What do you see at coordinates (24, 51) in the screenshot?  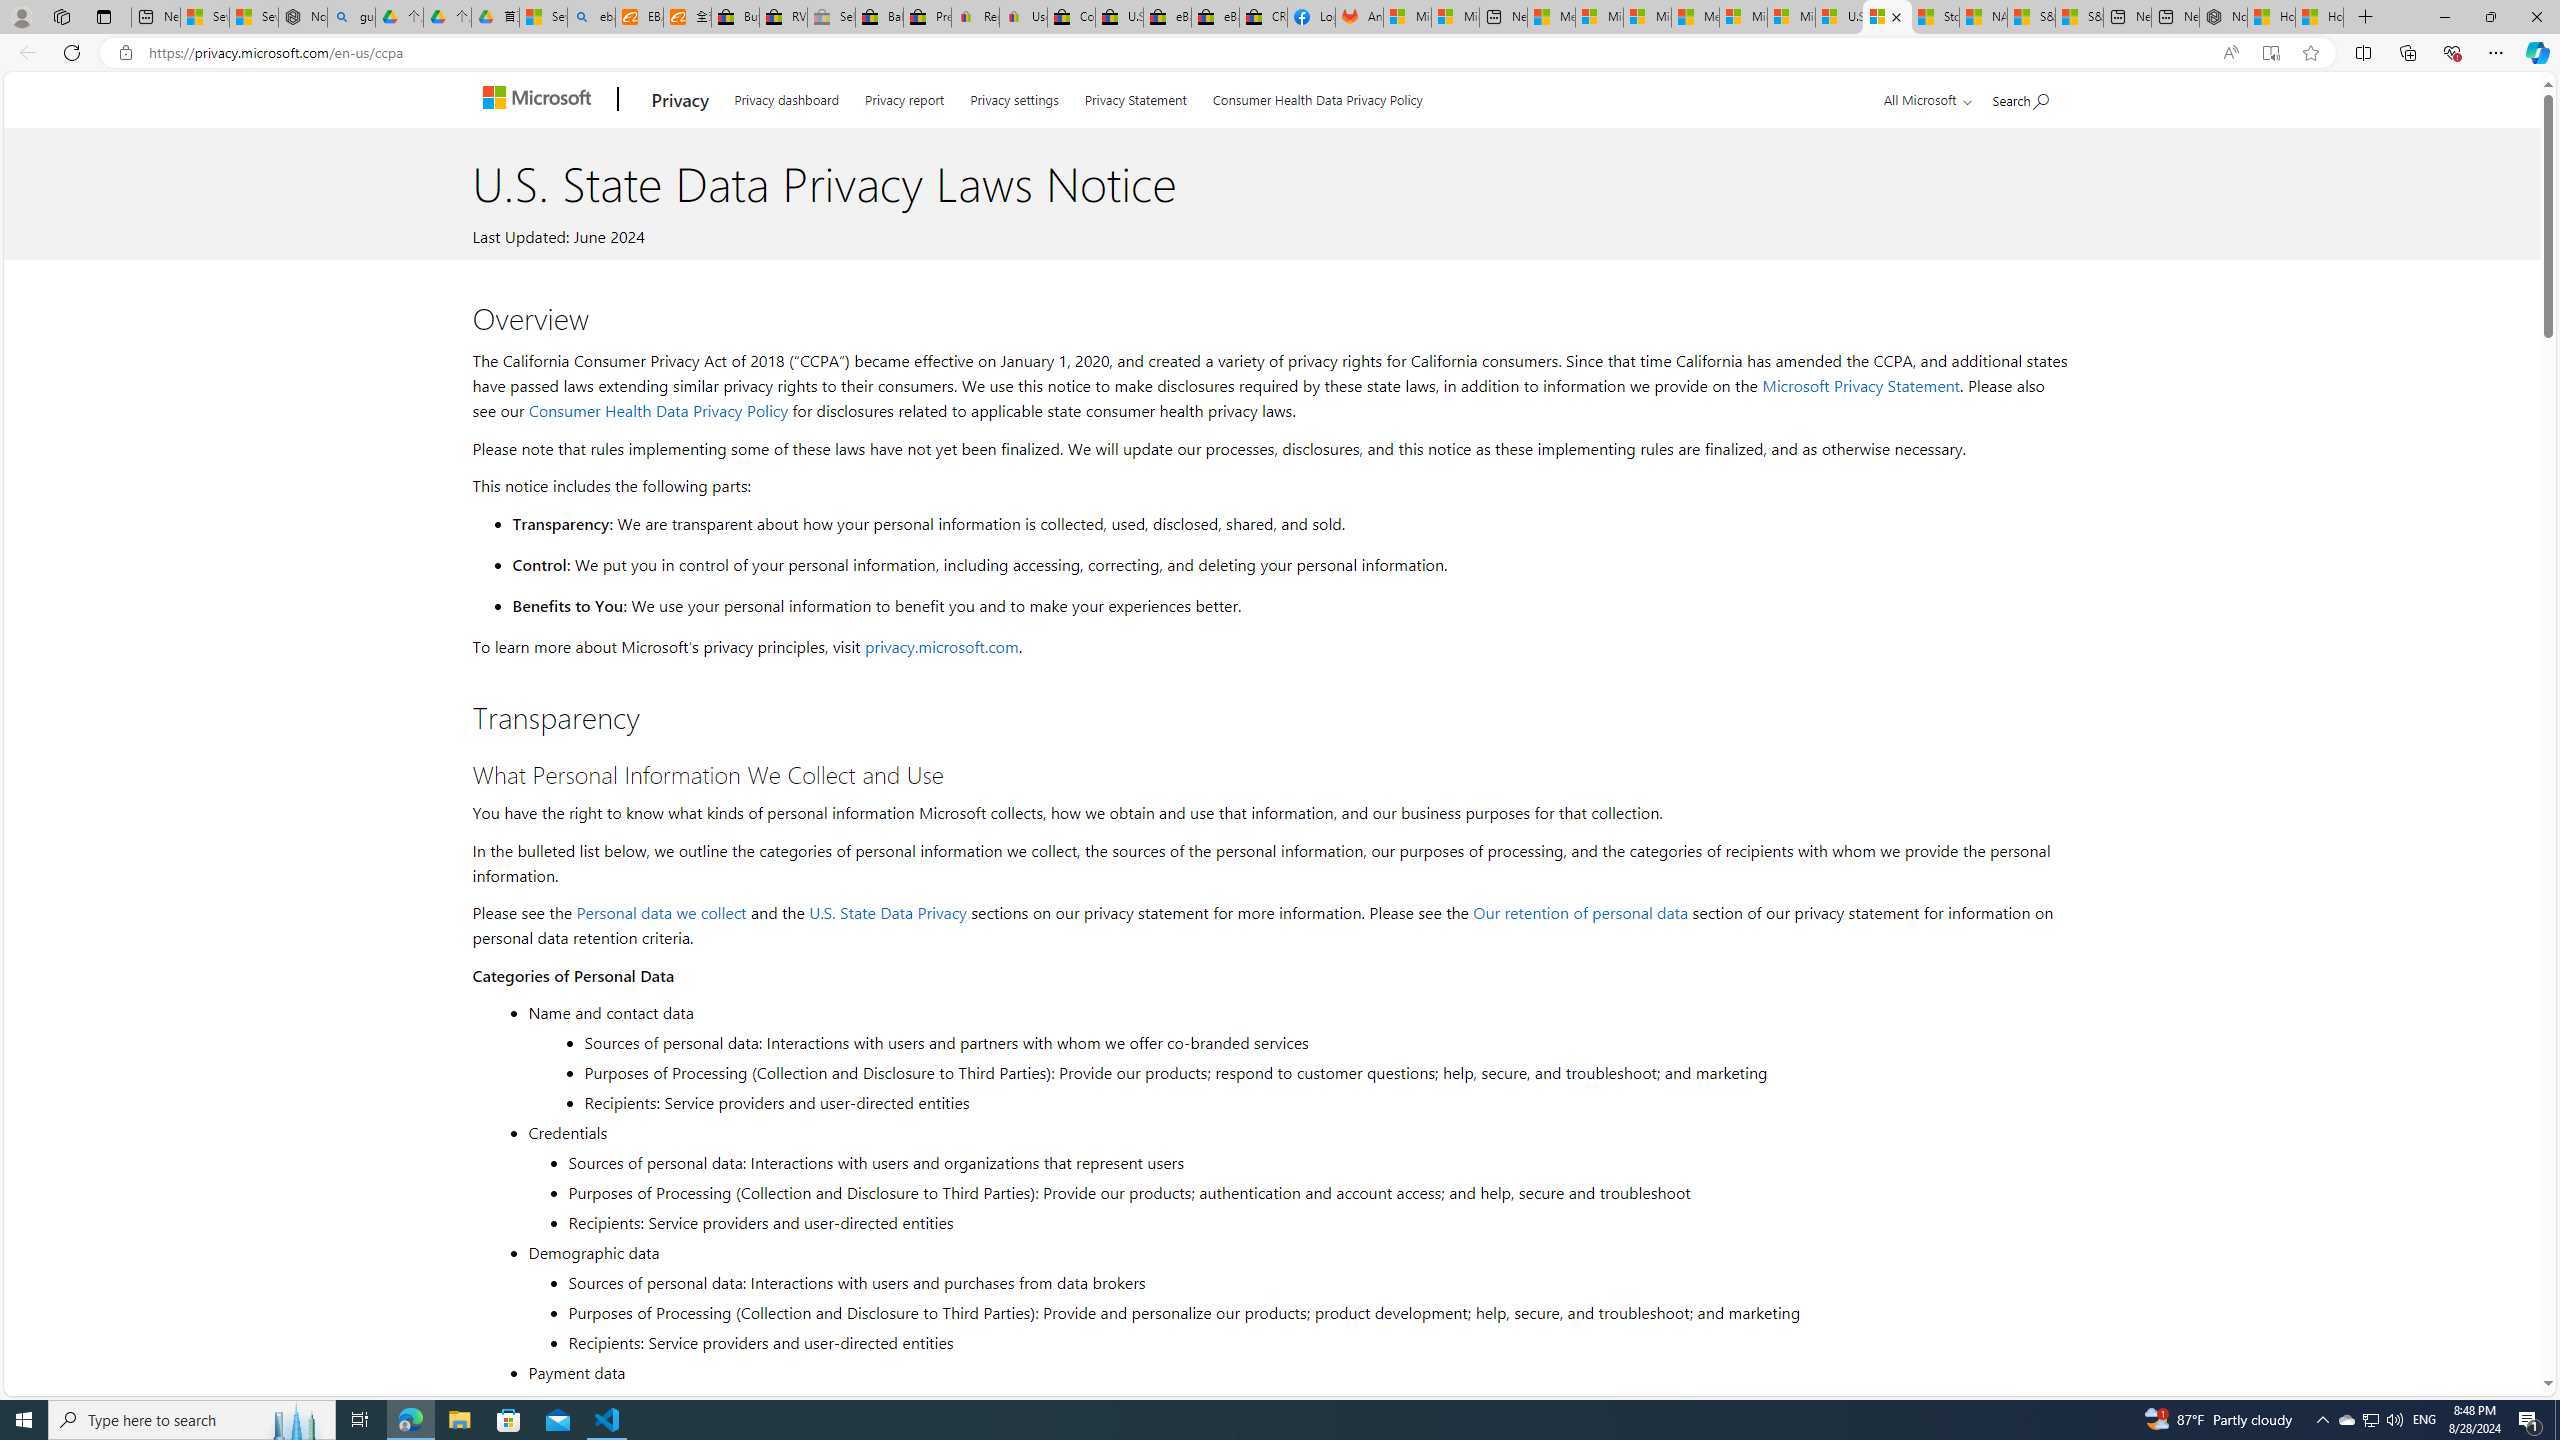 I see `'Back'` at bounding box center [24, 51].